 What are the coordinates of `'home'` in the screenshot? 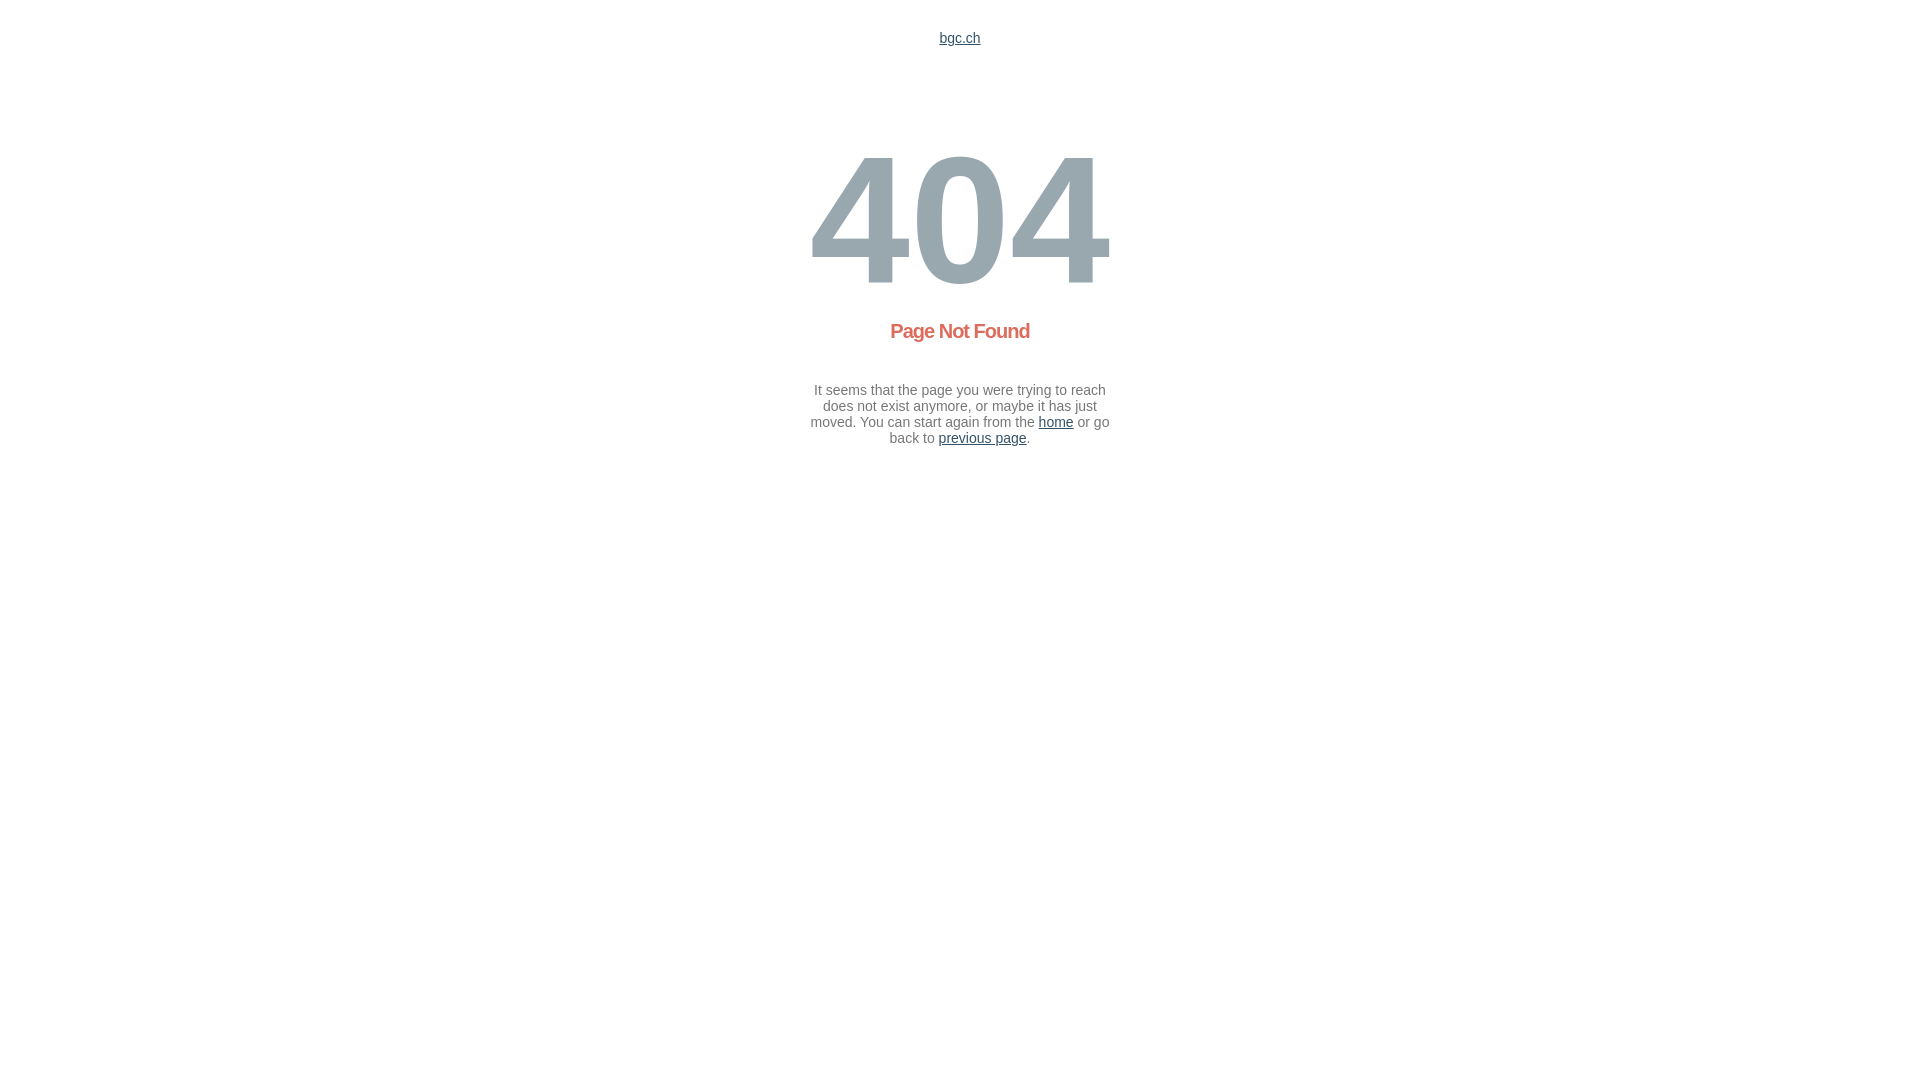 It's located at (1038, 420).